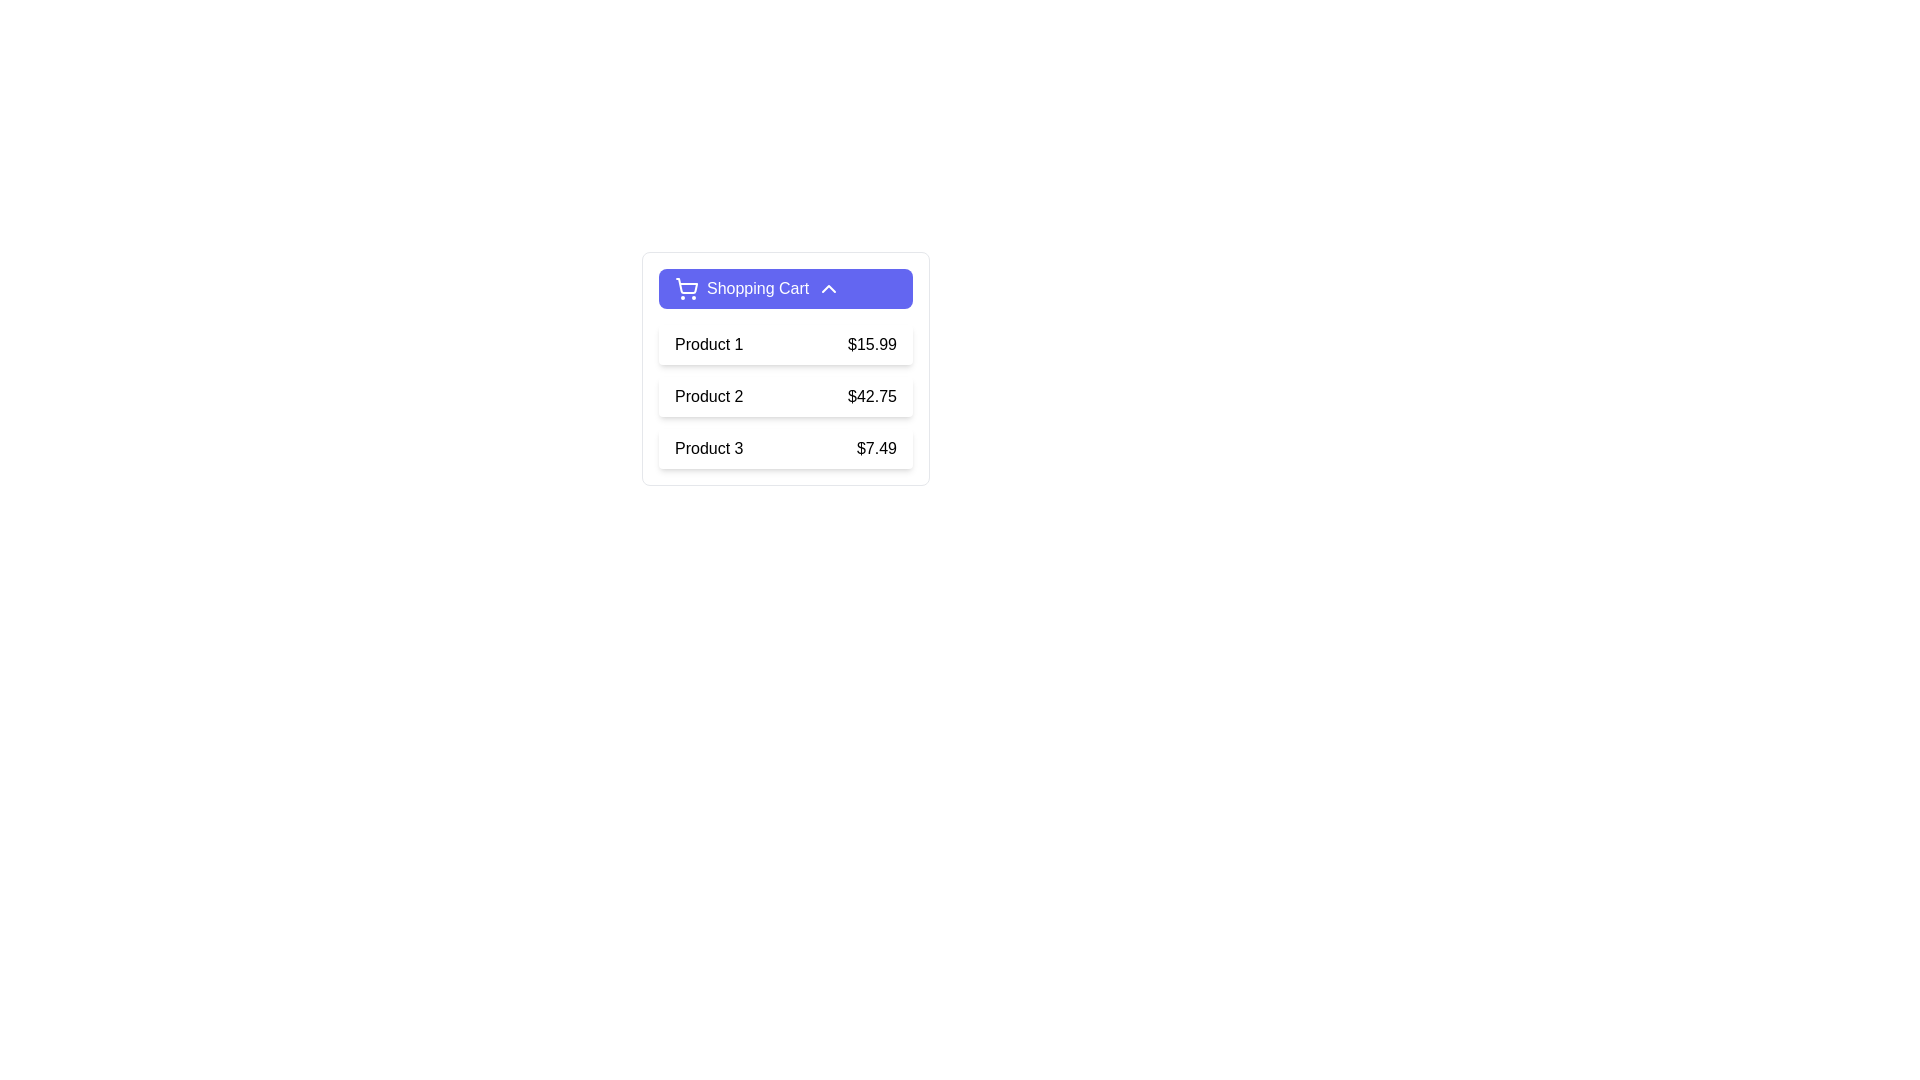 This screenshot has height=1080, width=1920. Describe the element at coordinates (877, 447) in the screenshot. I see `price displayed as '$7.49', which is the static text located to the right of 'Product 3' in the shopping list card` at that location.